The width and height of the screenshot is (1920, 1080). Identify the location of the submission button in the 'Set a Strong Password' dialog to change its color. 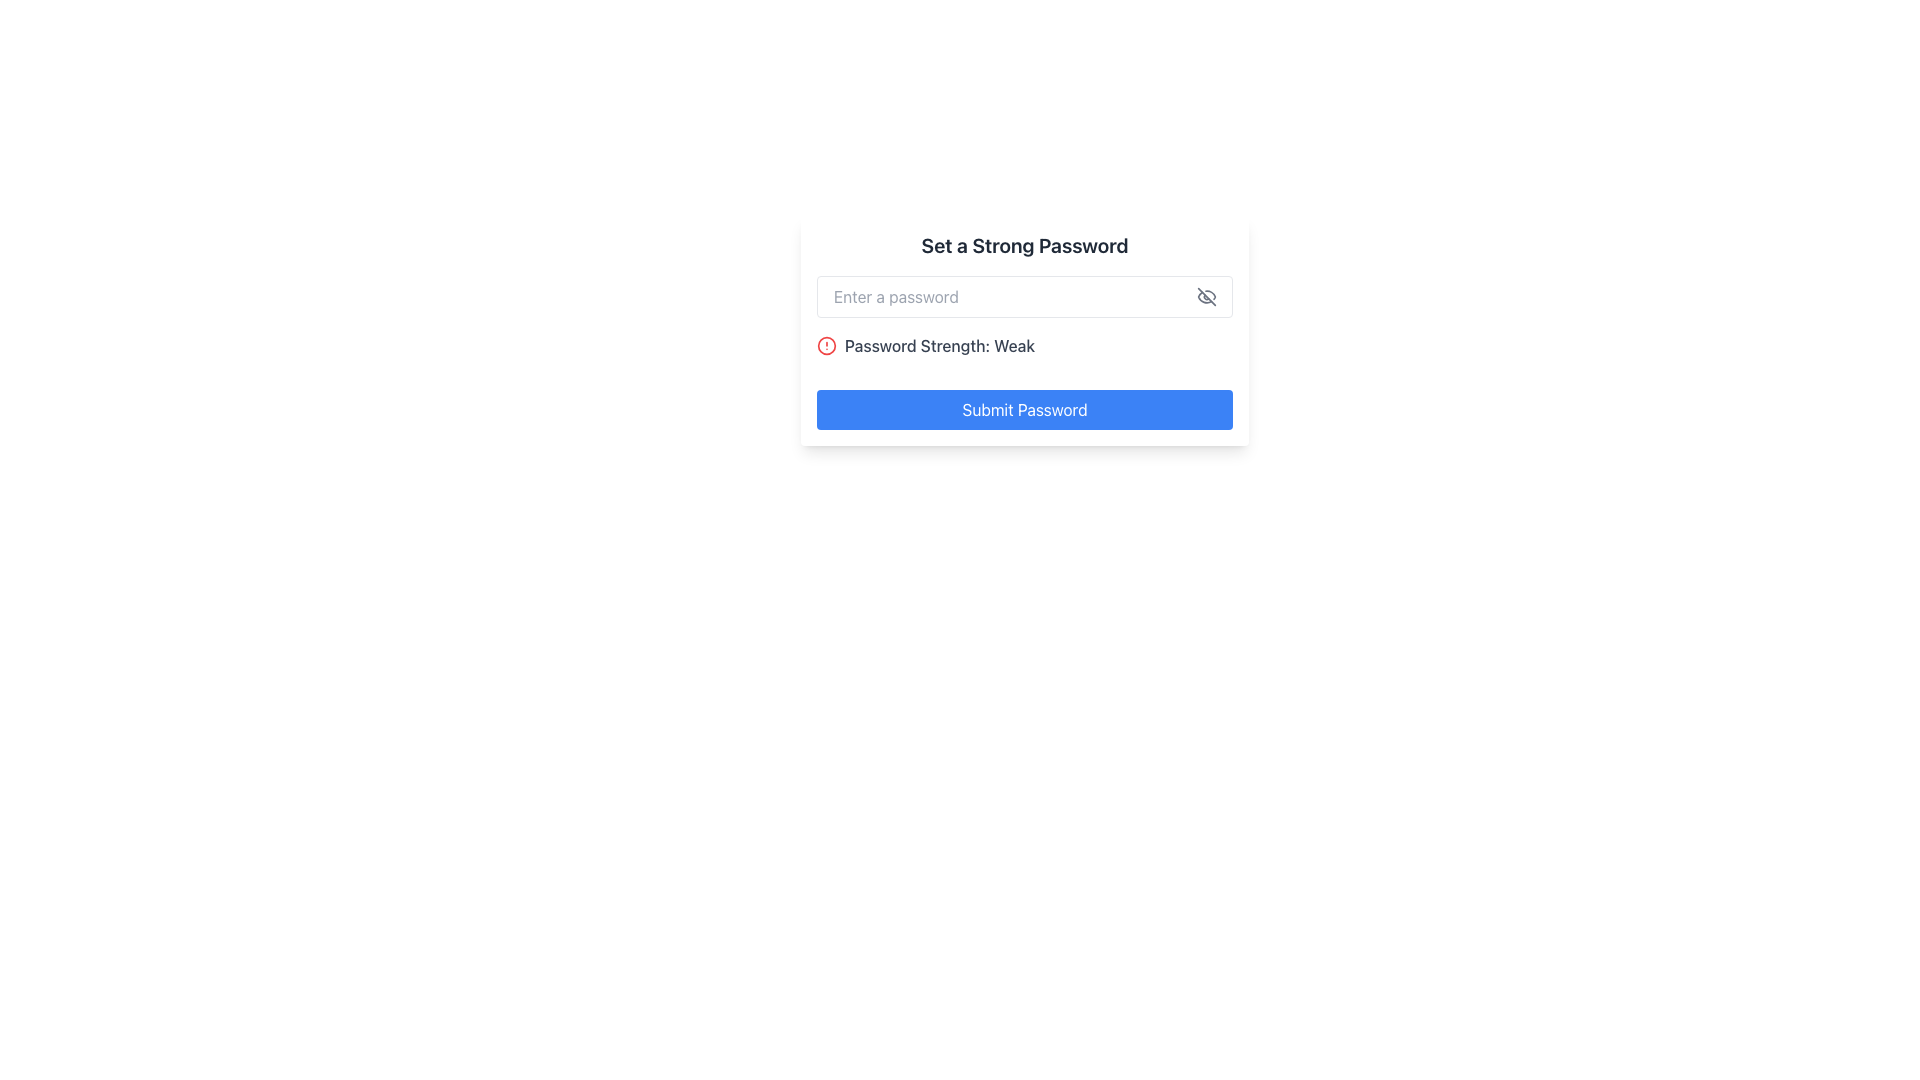
(1025, 408).